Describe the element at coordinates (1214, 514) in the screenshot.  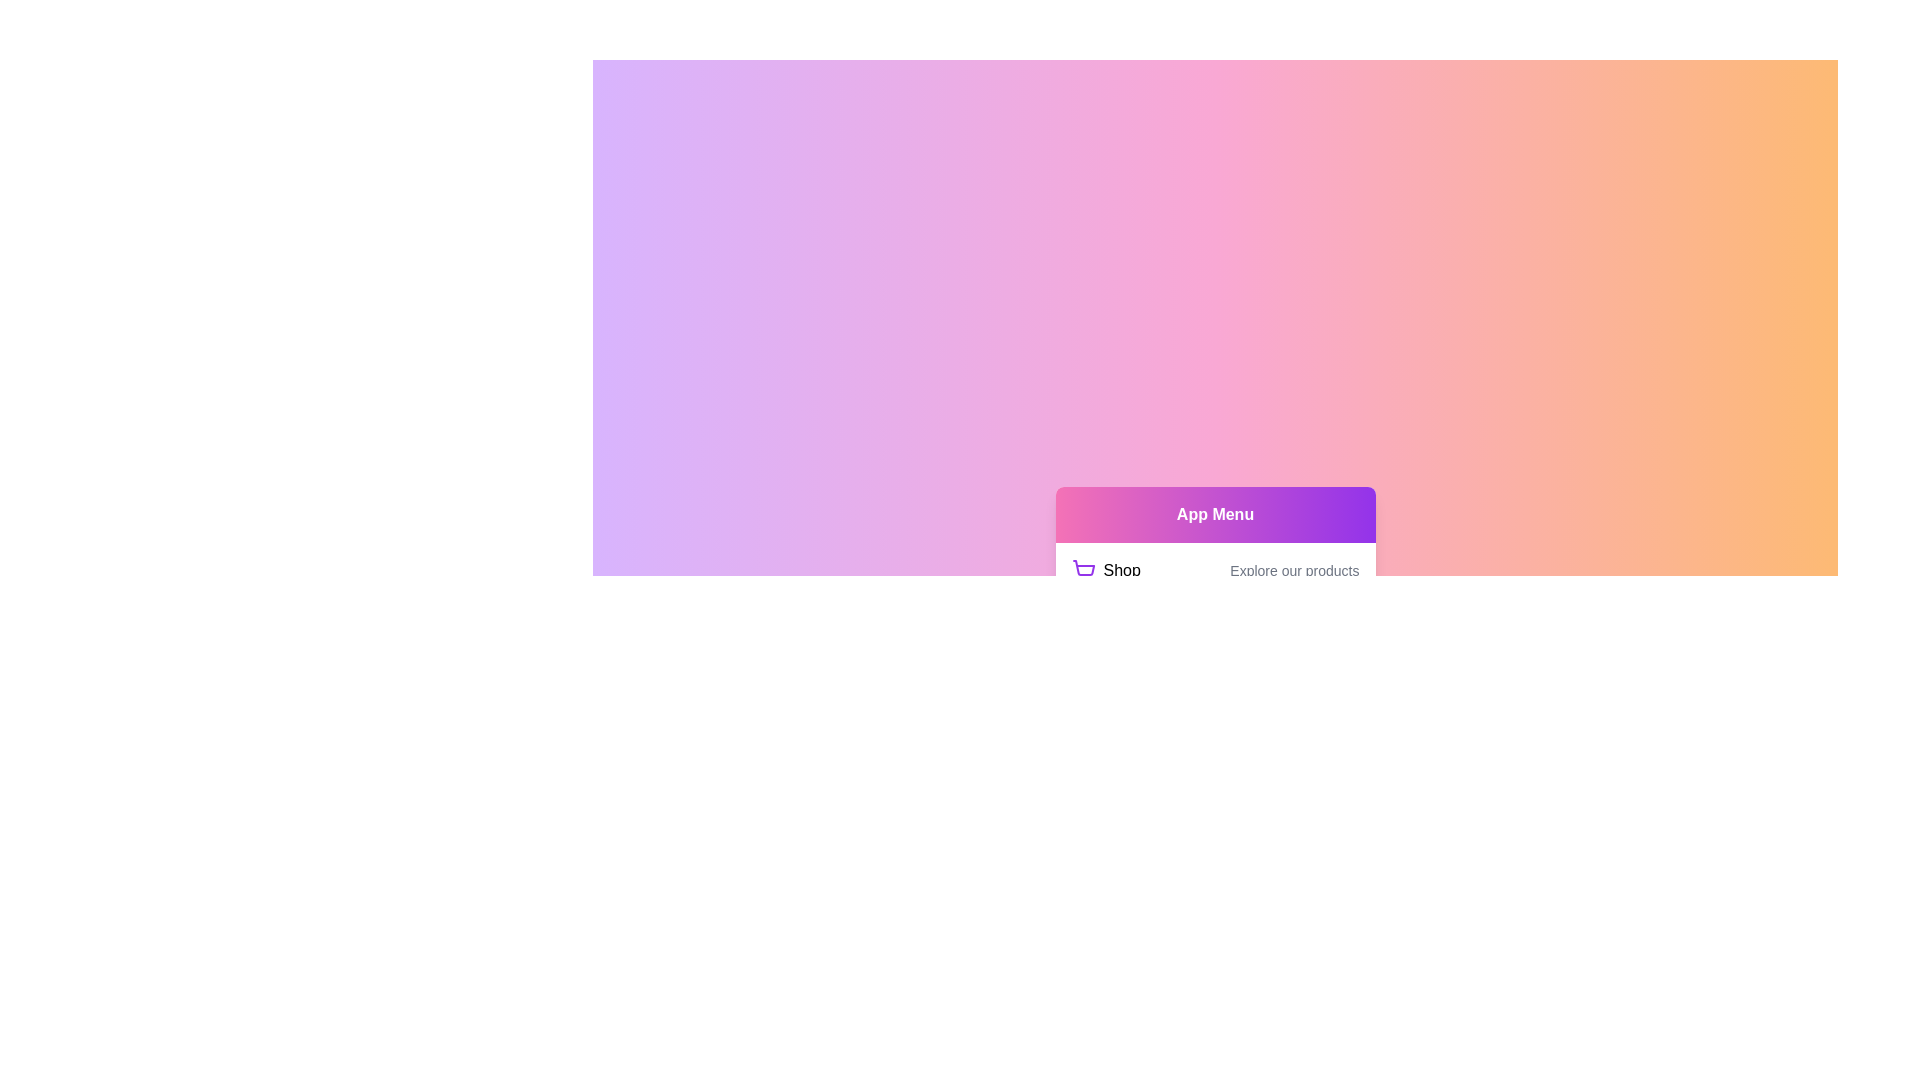
I see `the header labeled 'App Menu'` at that location.